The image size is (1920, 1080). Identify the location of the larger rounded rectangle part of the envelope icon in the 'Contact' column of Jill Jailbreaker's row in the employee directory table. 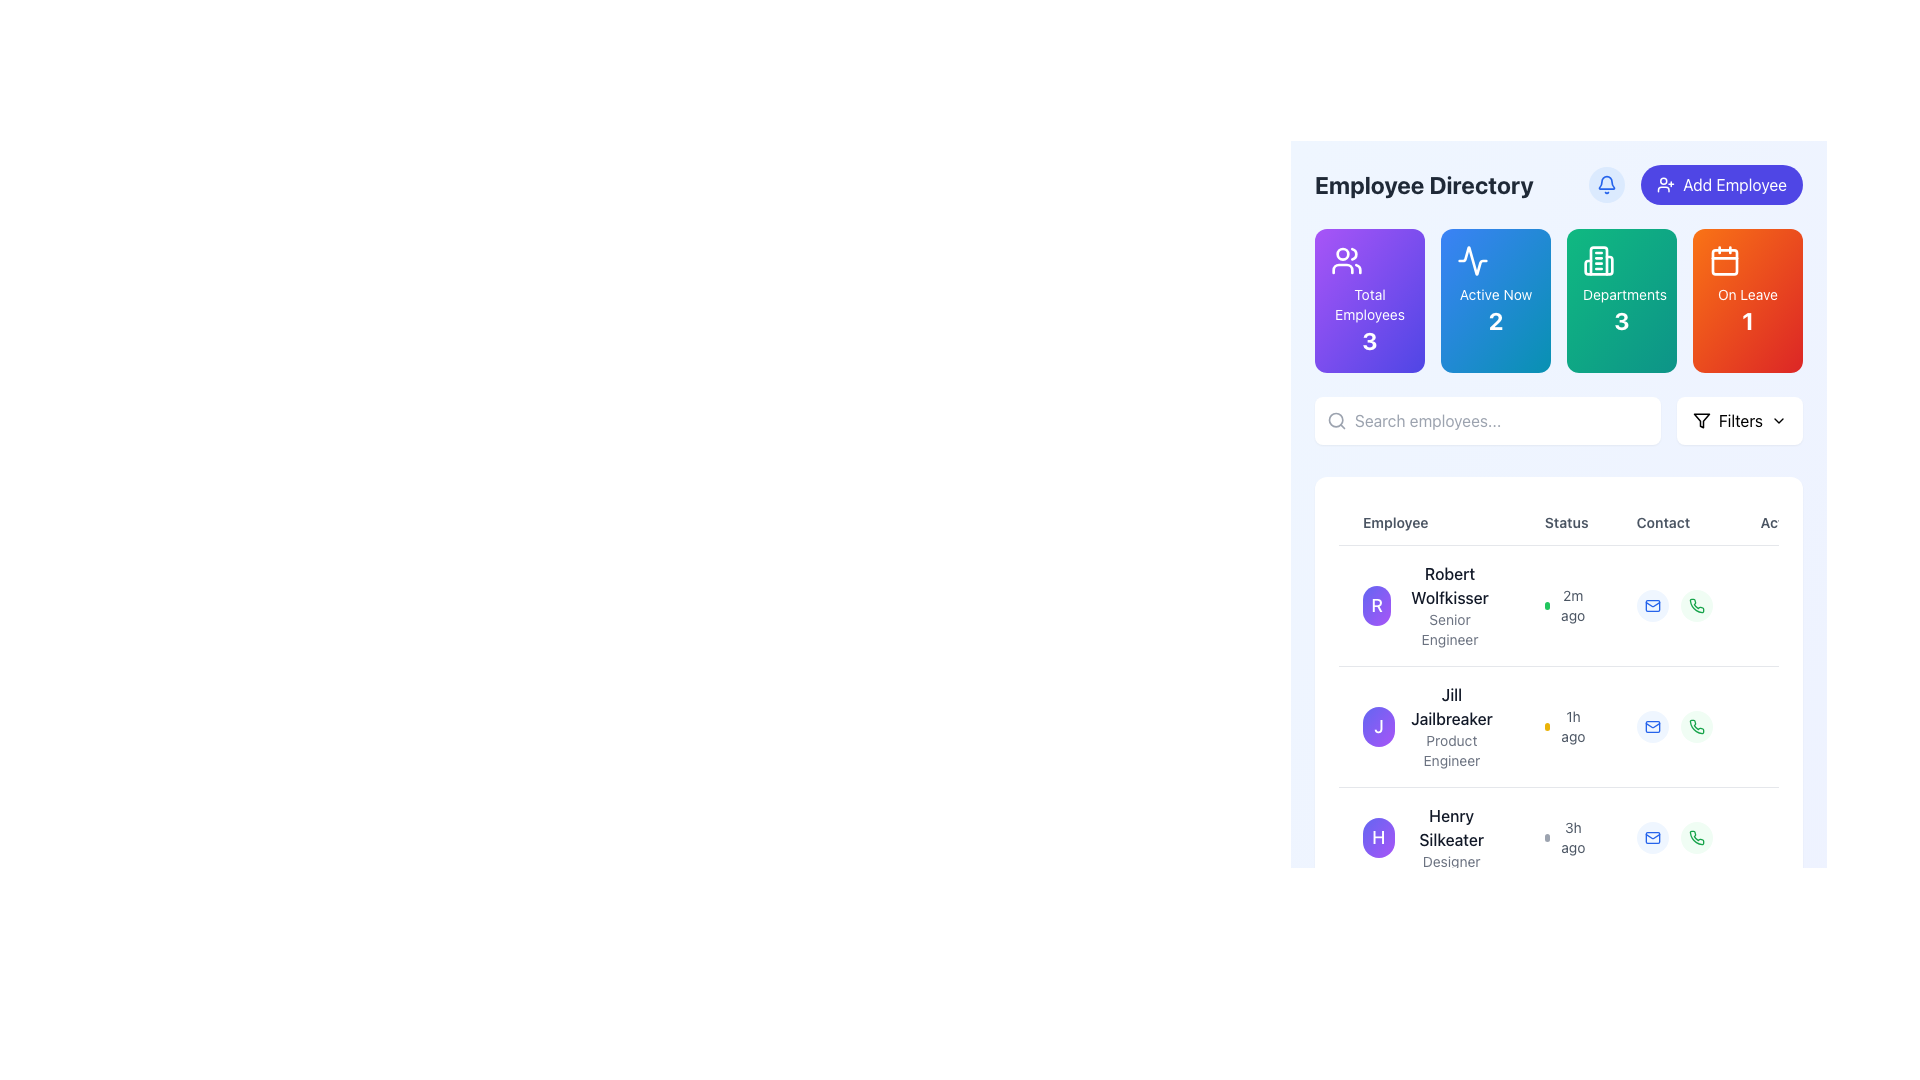
(1652, 726).